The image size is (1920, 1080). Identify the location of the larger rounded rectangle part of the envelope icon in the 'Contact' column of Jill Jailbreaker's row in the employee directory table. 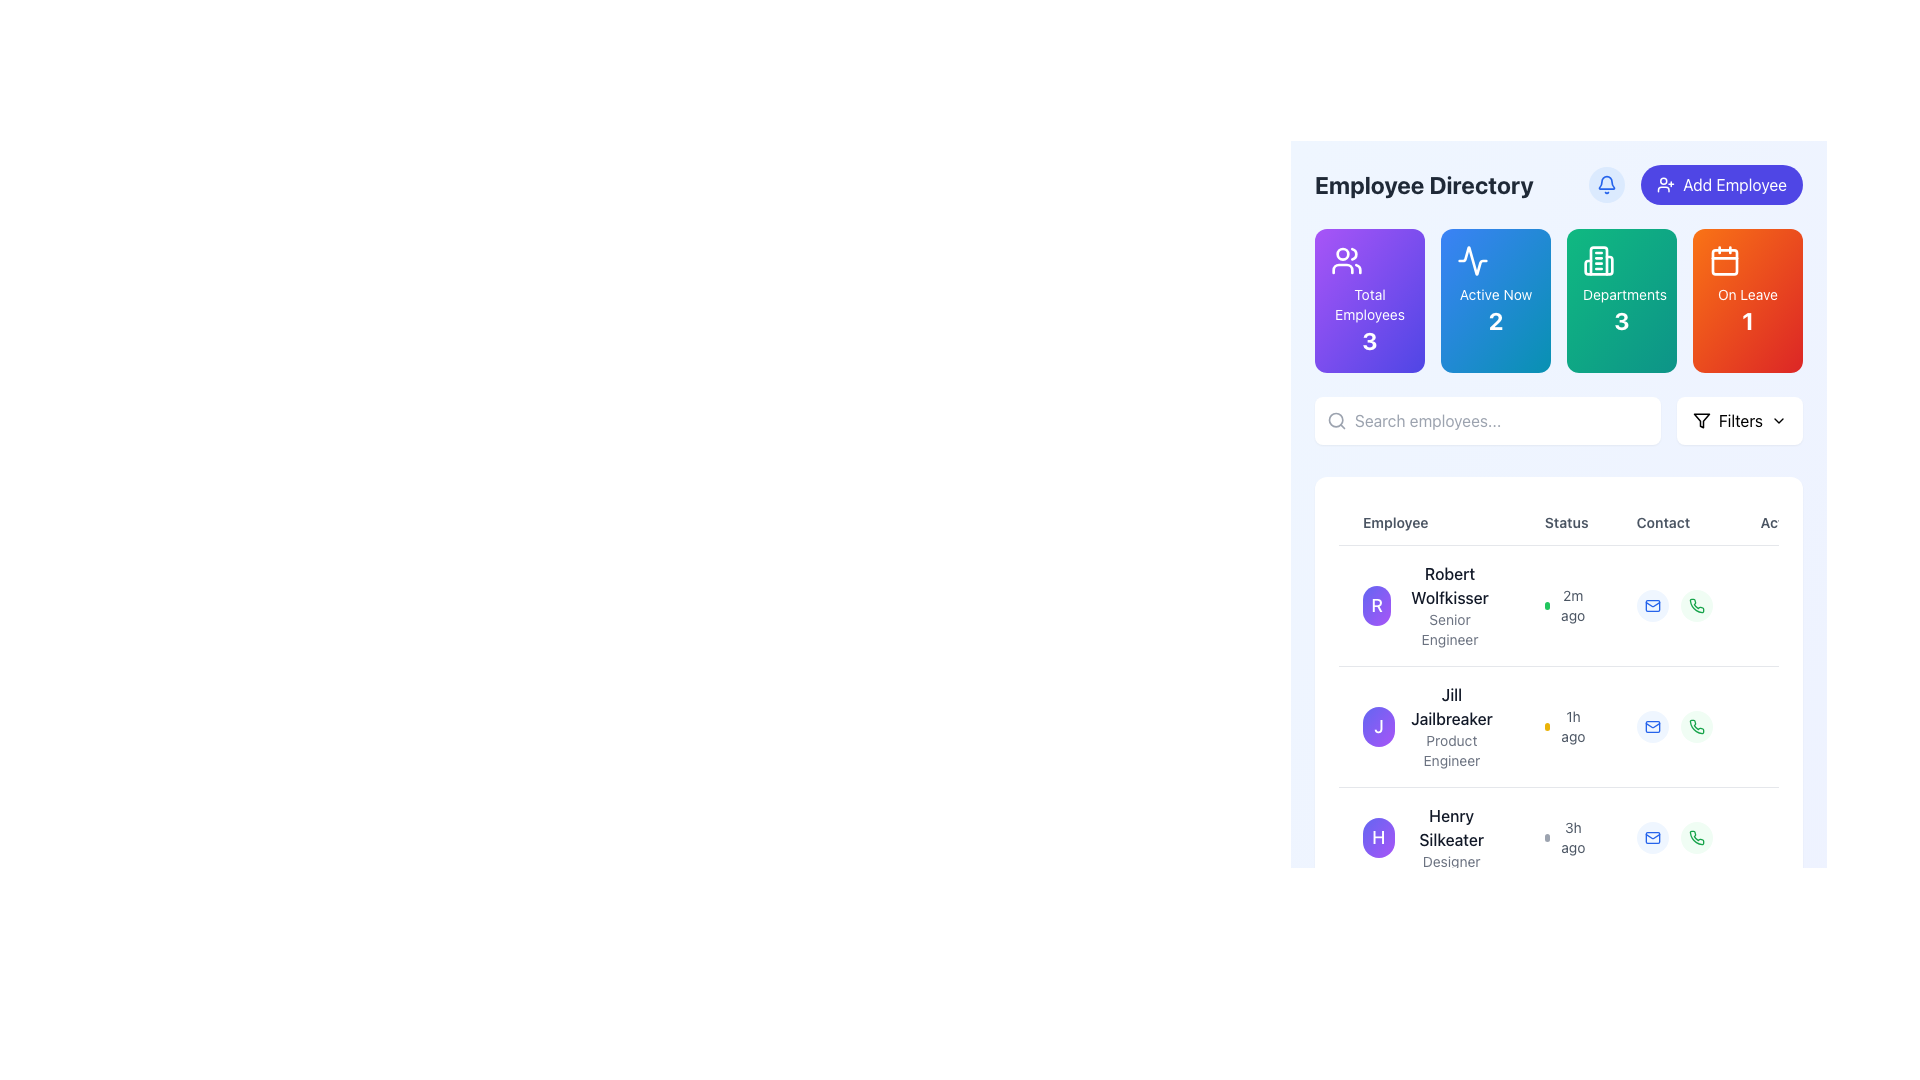
(1652, 726).